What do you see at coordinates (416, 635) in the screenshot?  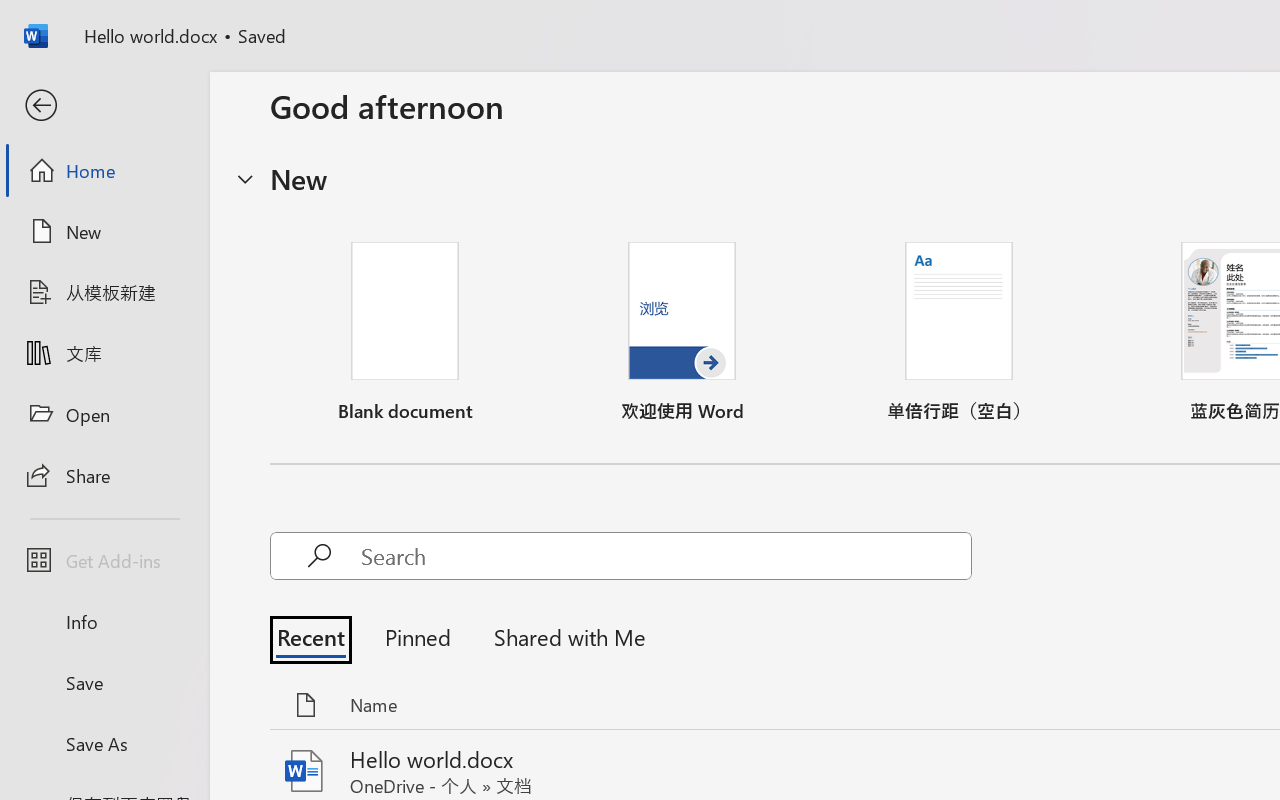 I see `'Pinned'` at bounding box center [416, 635].